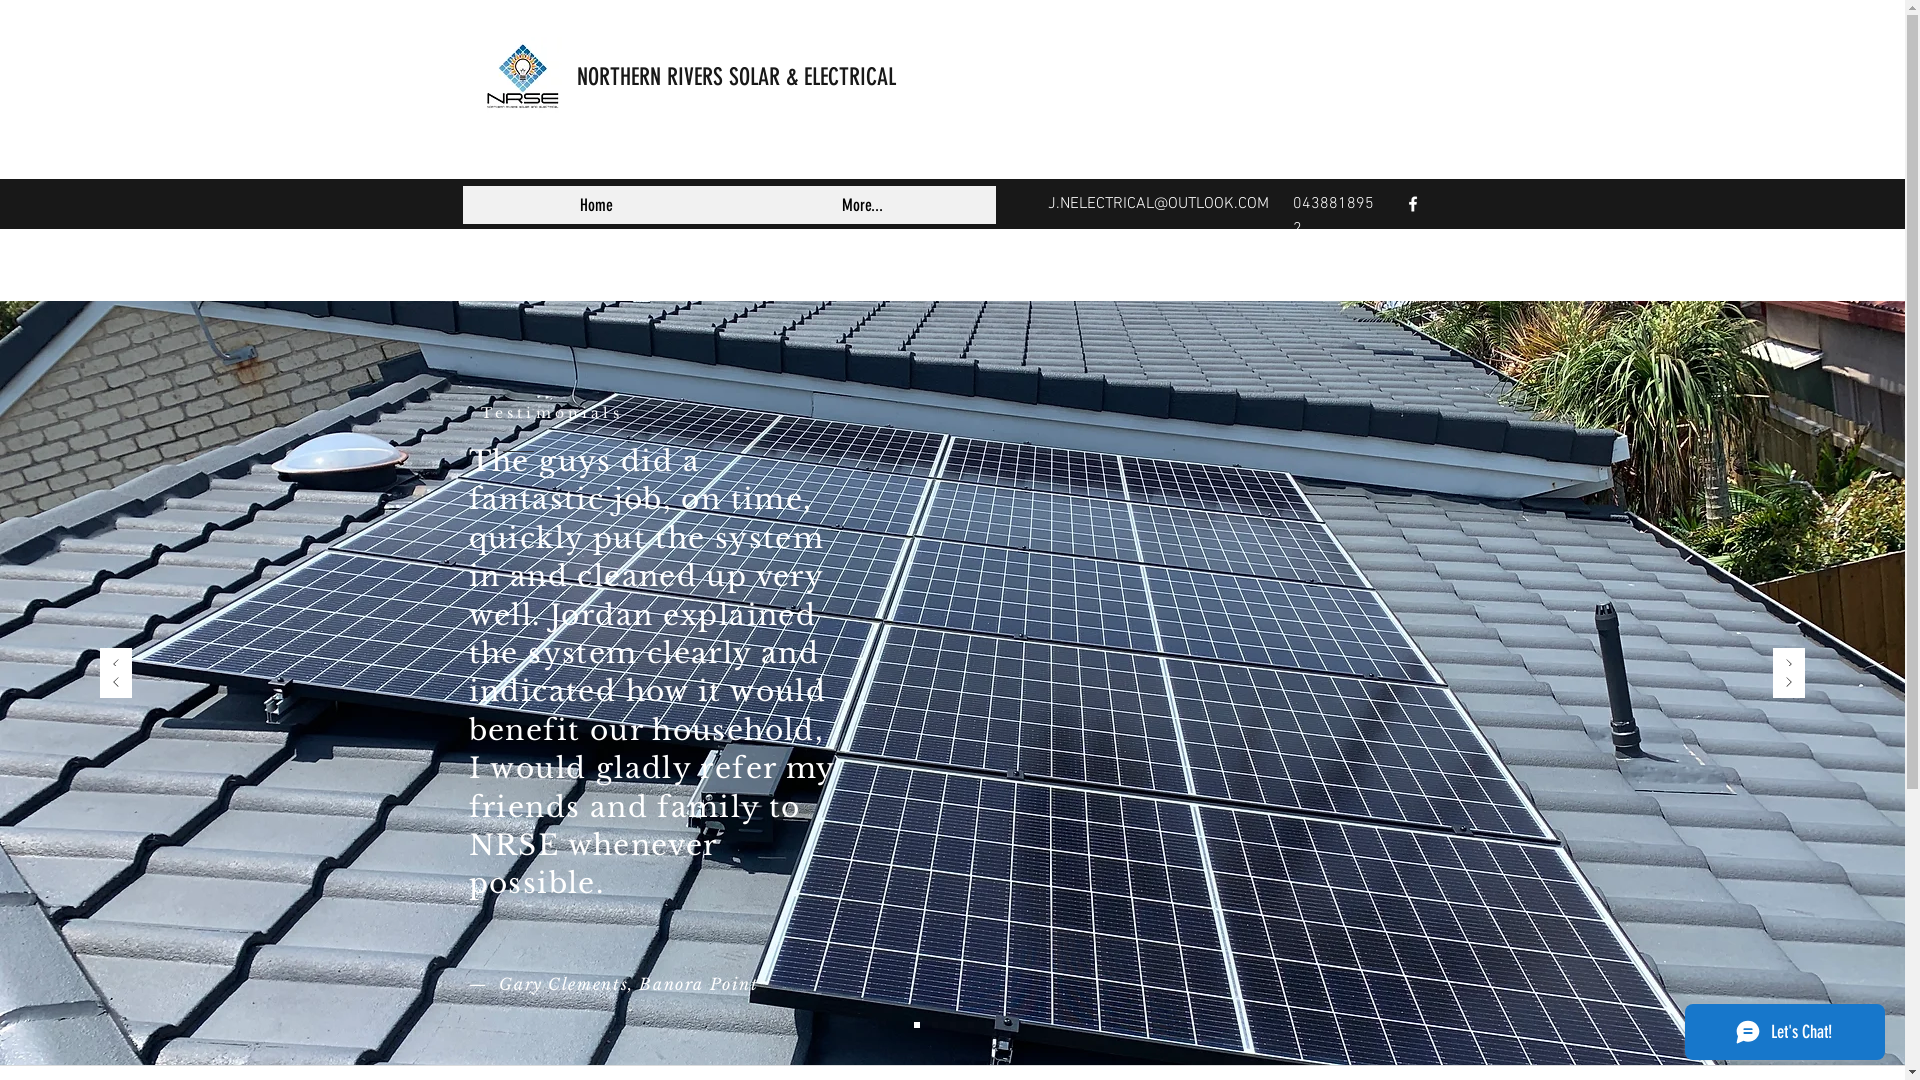 The height and width of the screenshot is (1080, 1920). I want to click on 'Home', so click(594, 204).